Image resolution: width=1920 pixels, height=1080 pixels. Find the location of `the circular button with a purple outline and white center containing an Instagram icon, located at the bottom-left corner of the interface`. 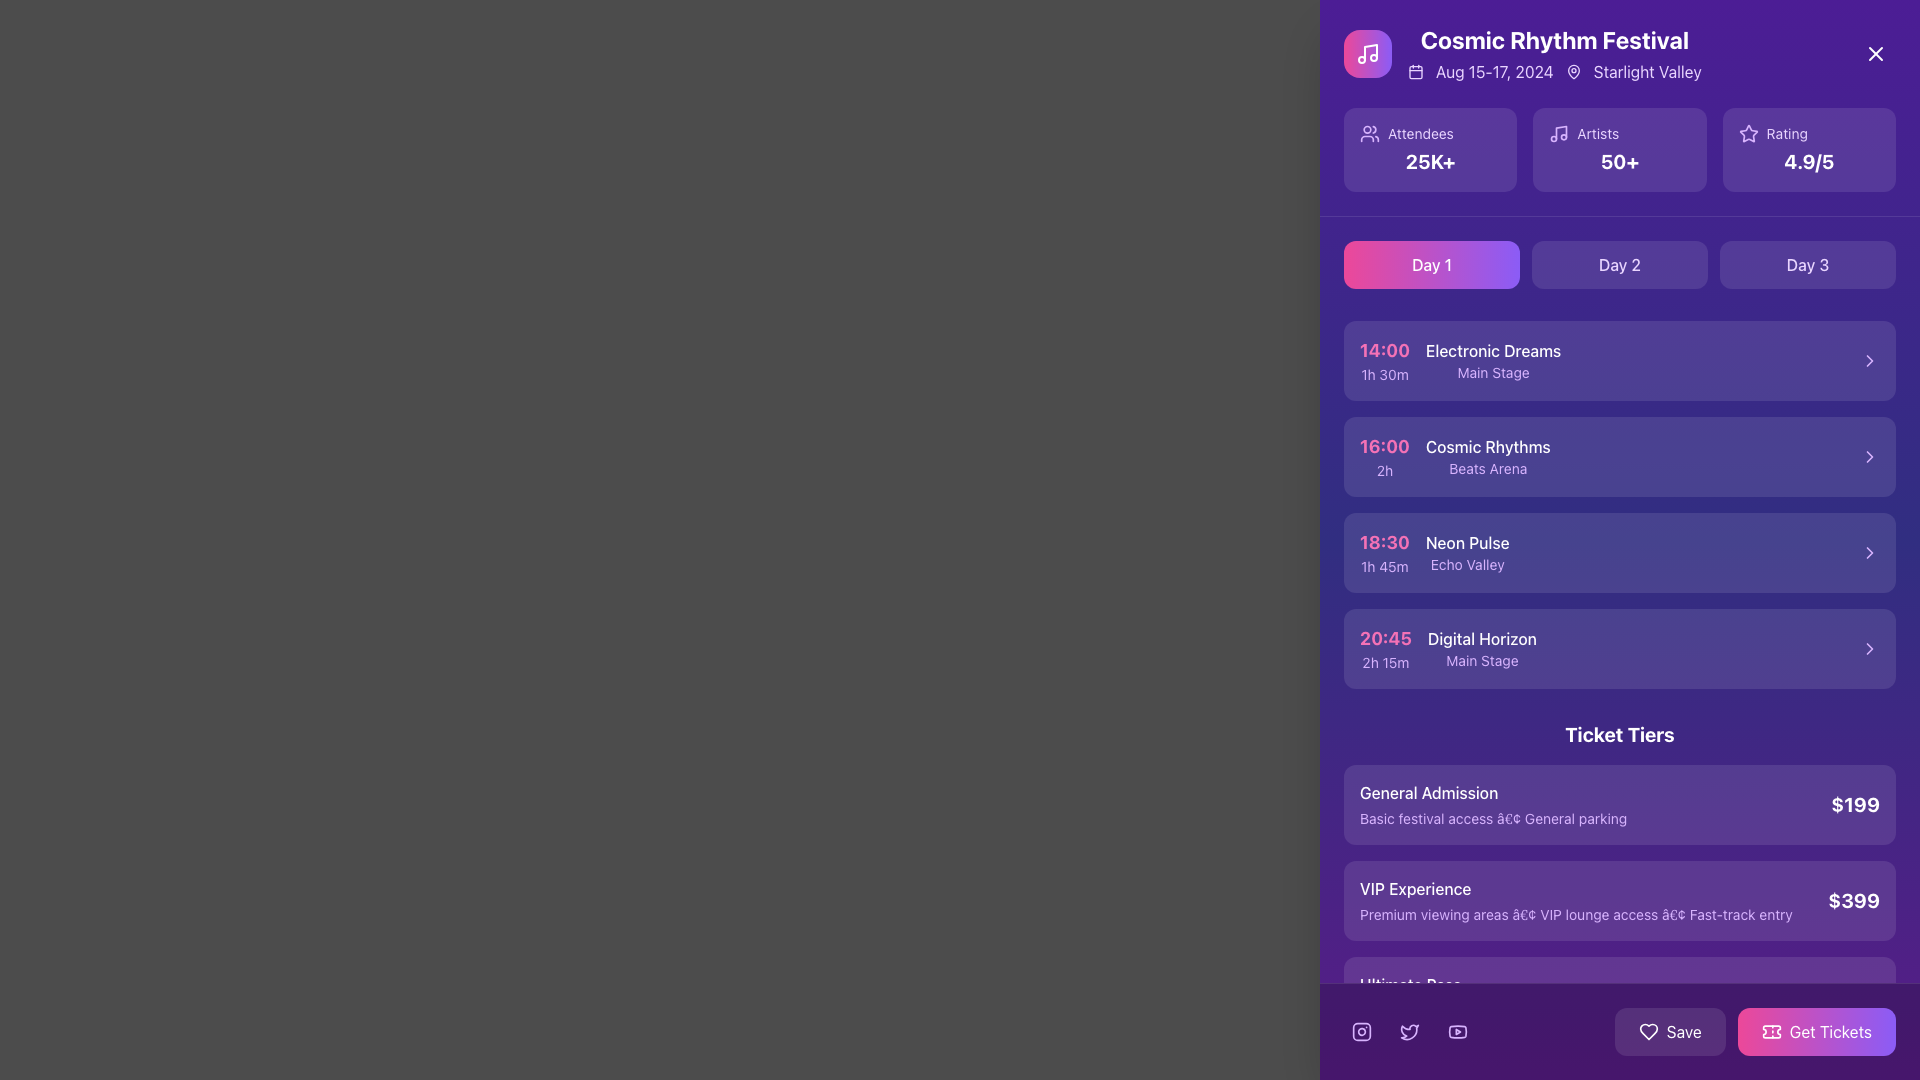

the circular button with a purple outline and white center containing an Instagram icon, located at the bottom-left corner of the interface is located at coordinates (1361, 1032).